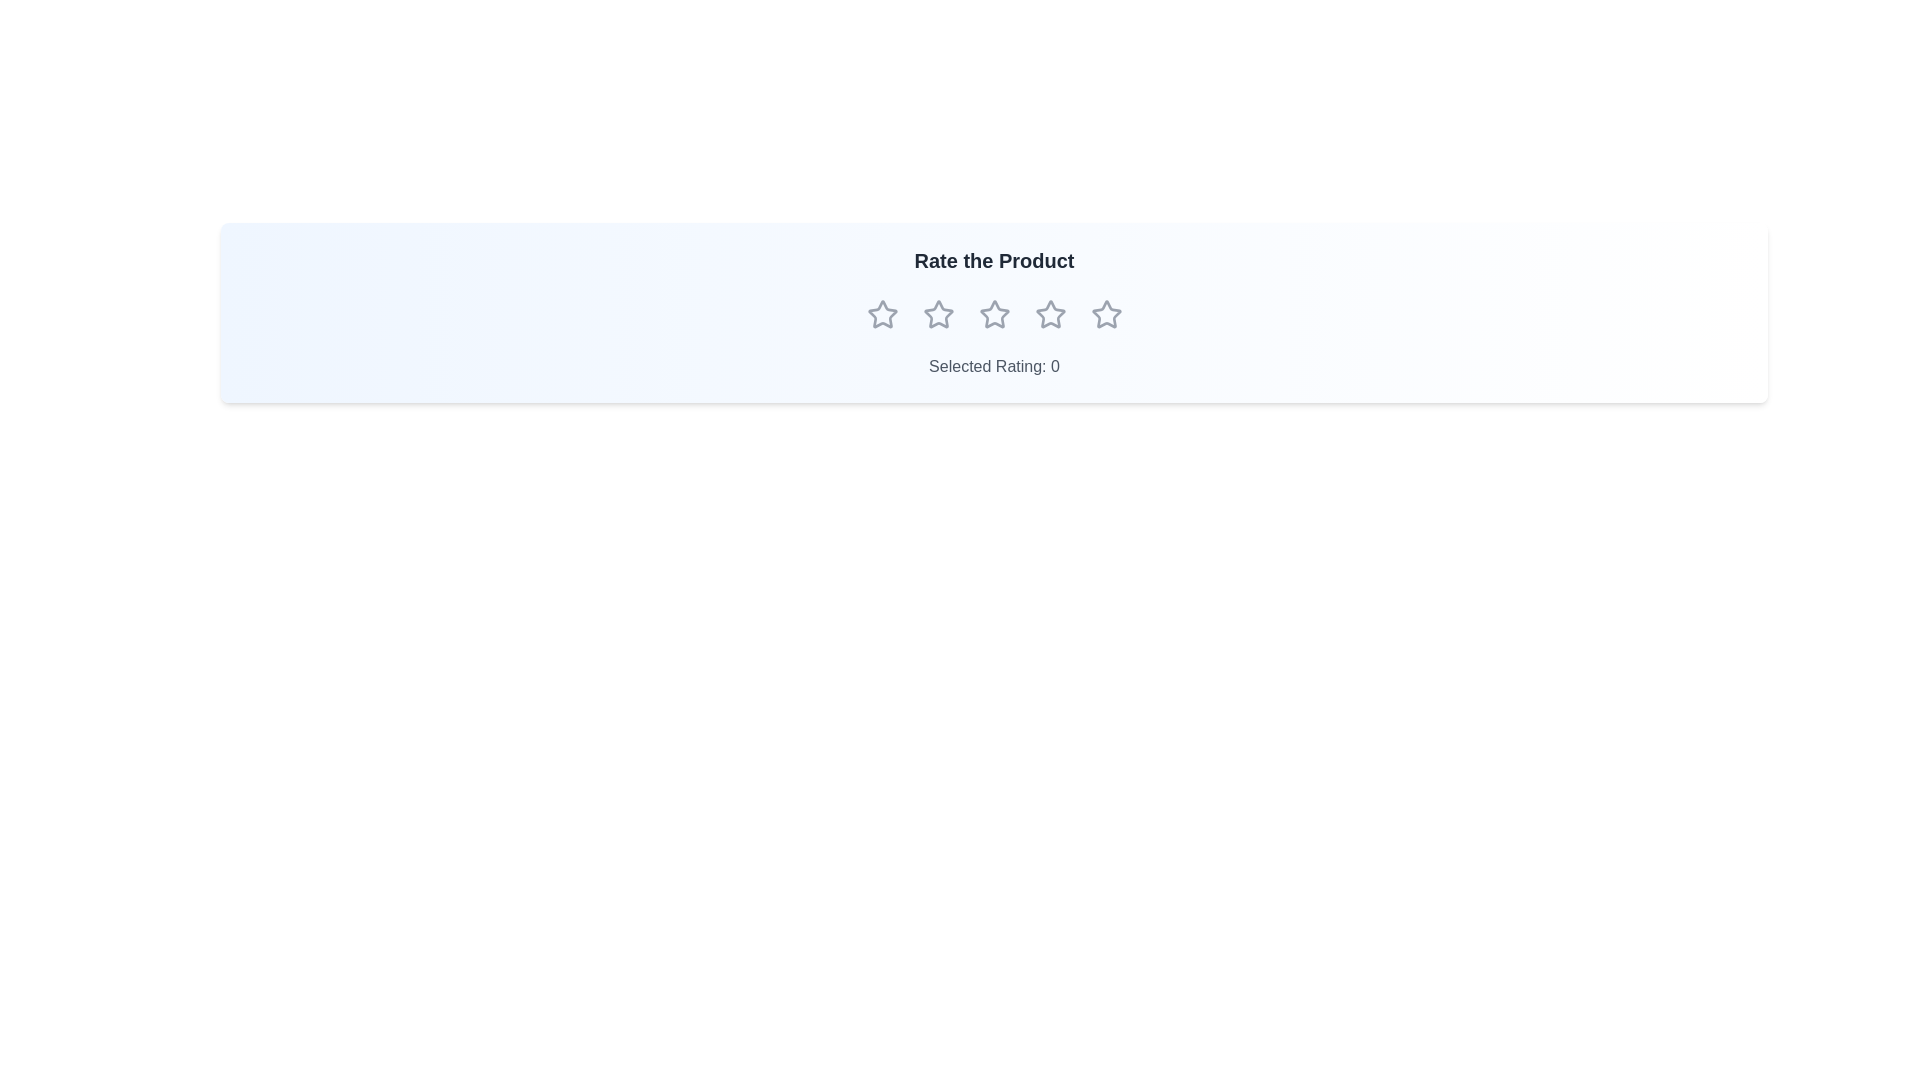 The height and width of the screenshot is (1080, 1920). I want to click on the third star button in the rating system for keyboard-based selection, so click(994, 315).